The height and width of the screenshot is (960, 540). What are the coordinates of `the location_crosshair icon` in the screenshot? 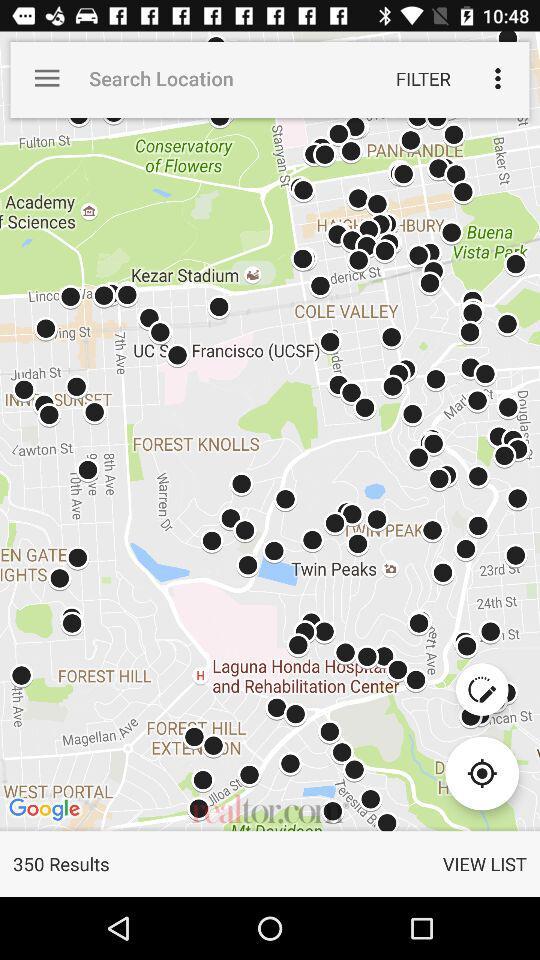 It's located at (481, 772).